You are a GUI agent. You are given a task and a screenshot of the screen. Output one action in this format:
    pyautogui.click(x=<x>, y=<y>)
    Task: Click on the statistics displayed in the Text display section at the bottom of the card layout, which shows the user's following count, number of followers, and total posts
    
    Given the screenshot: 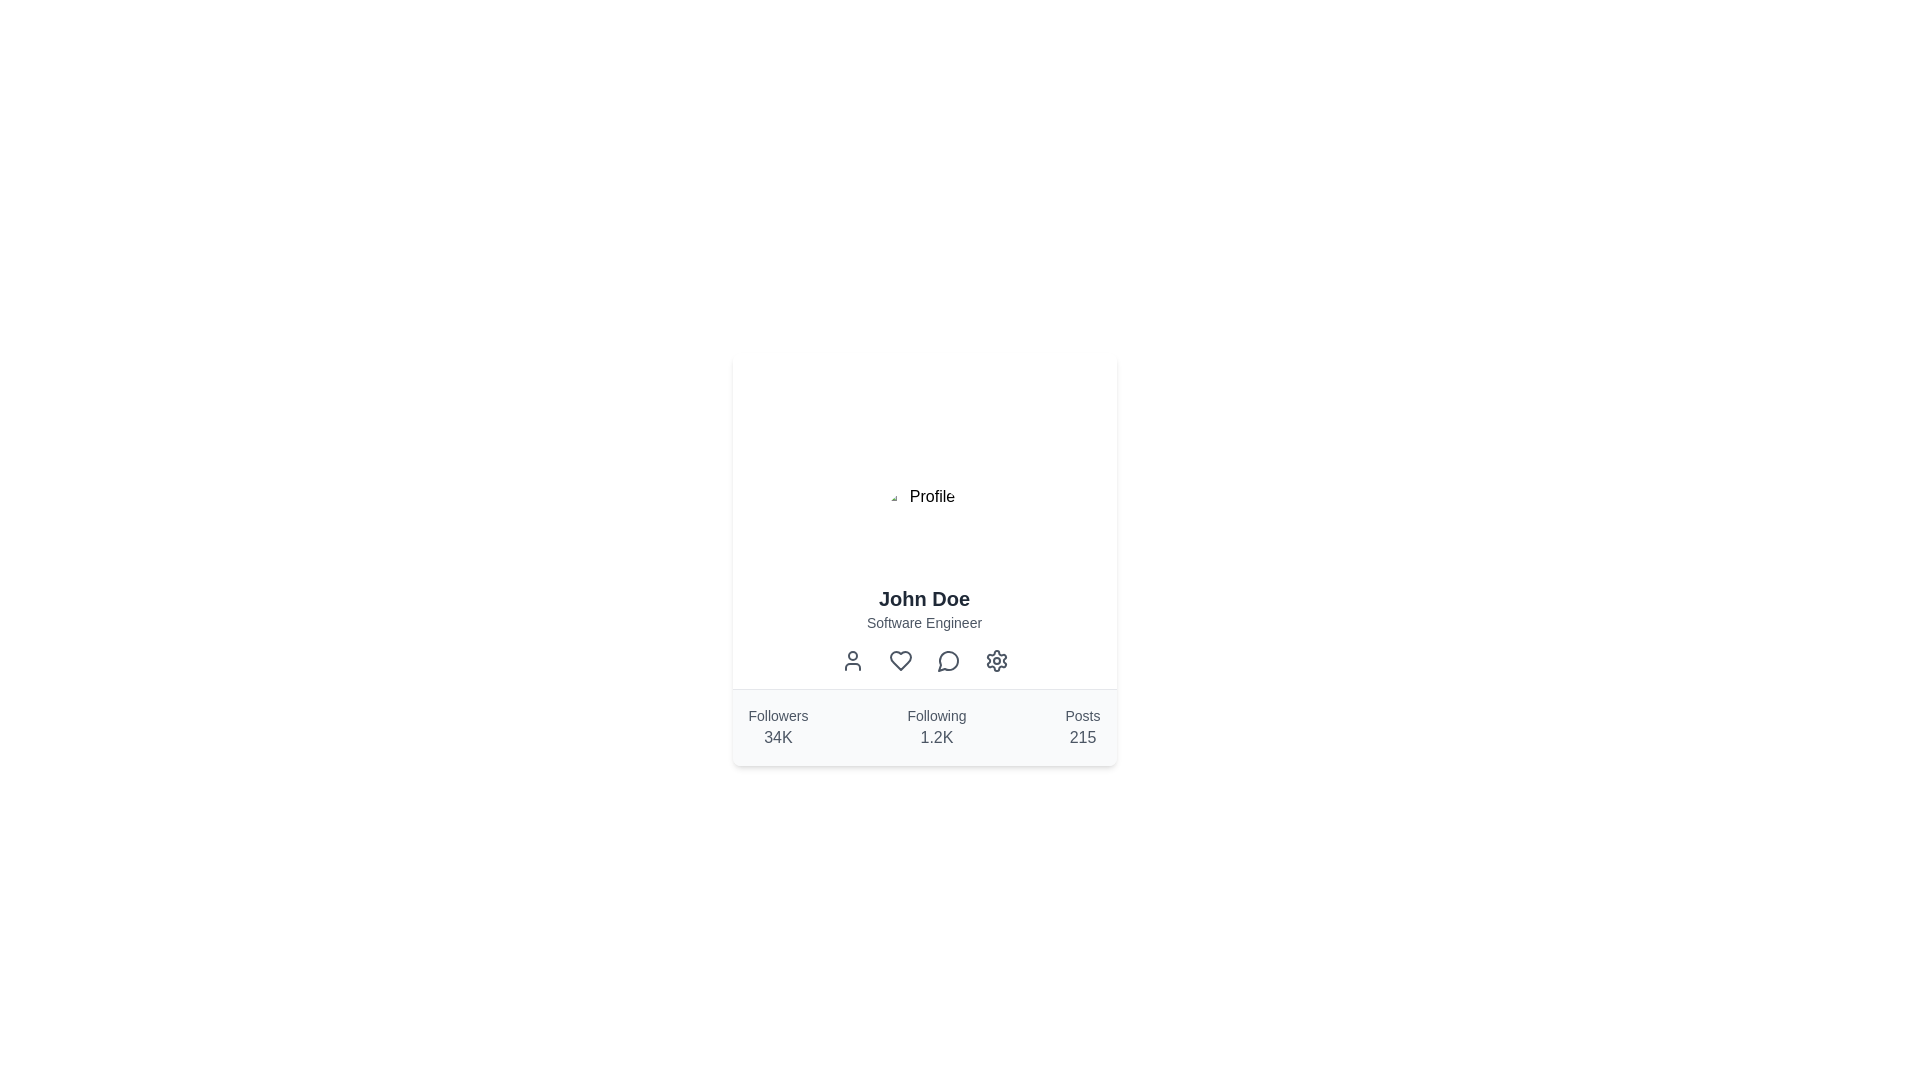 What is the action you would take?
    pyautogui.click(x=923, y=727)
    